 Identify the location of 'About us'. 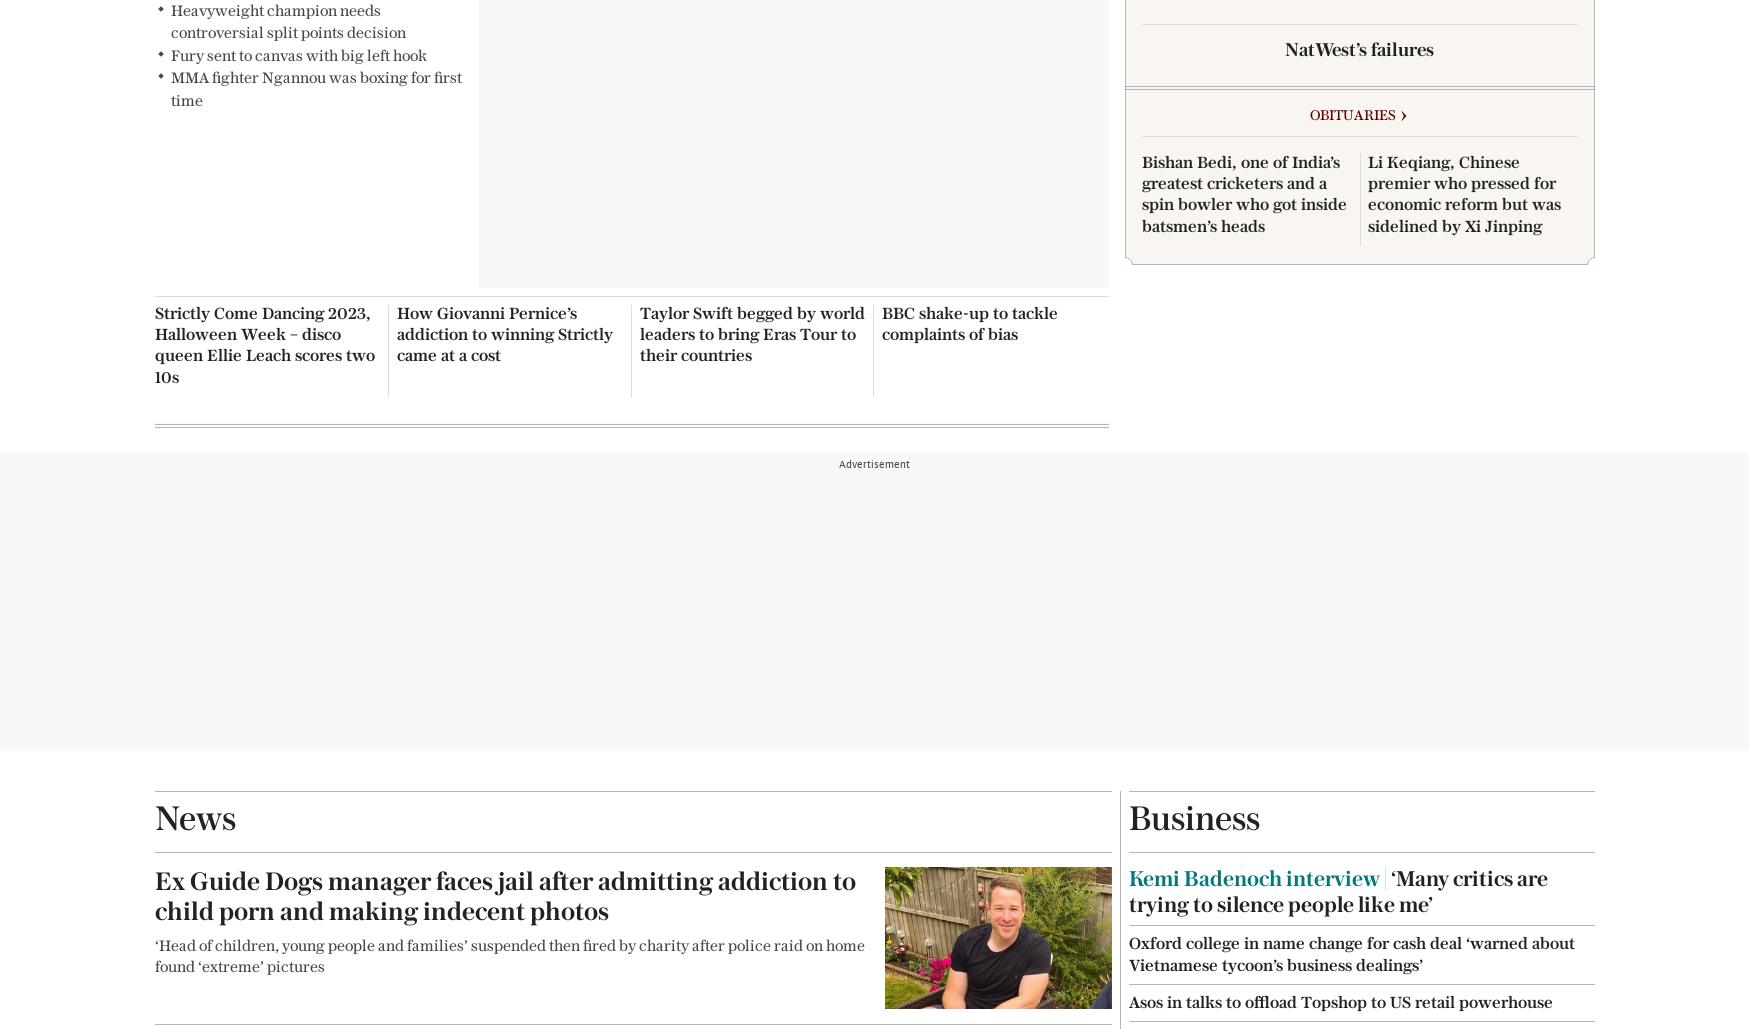
(489, 54).